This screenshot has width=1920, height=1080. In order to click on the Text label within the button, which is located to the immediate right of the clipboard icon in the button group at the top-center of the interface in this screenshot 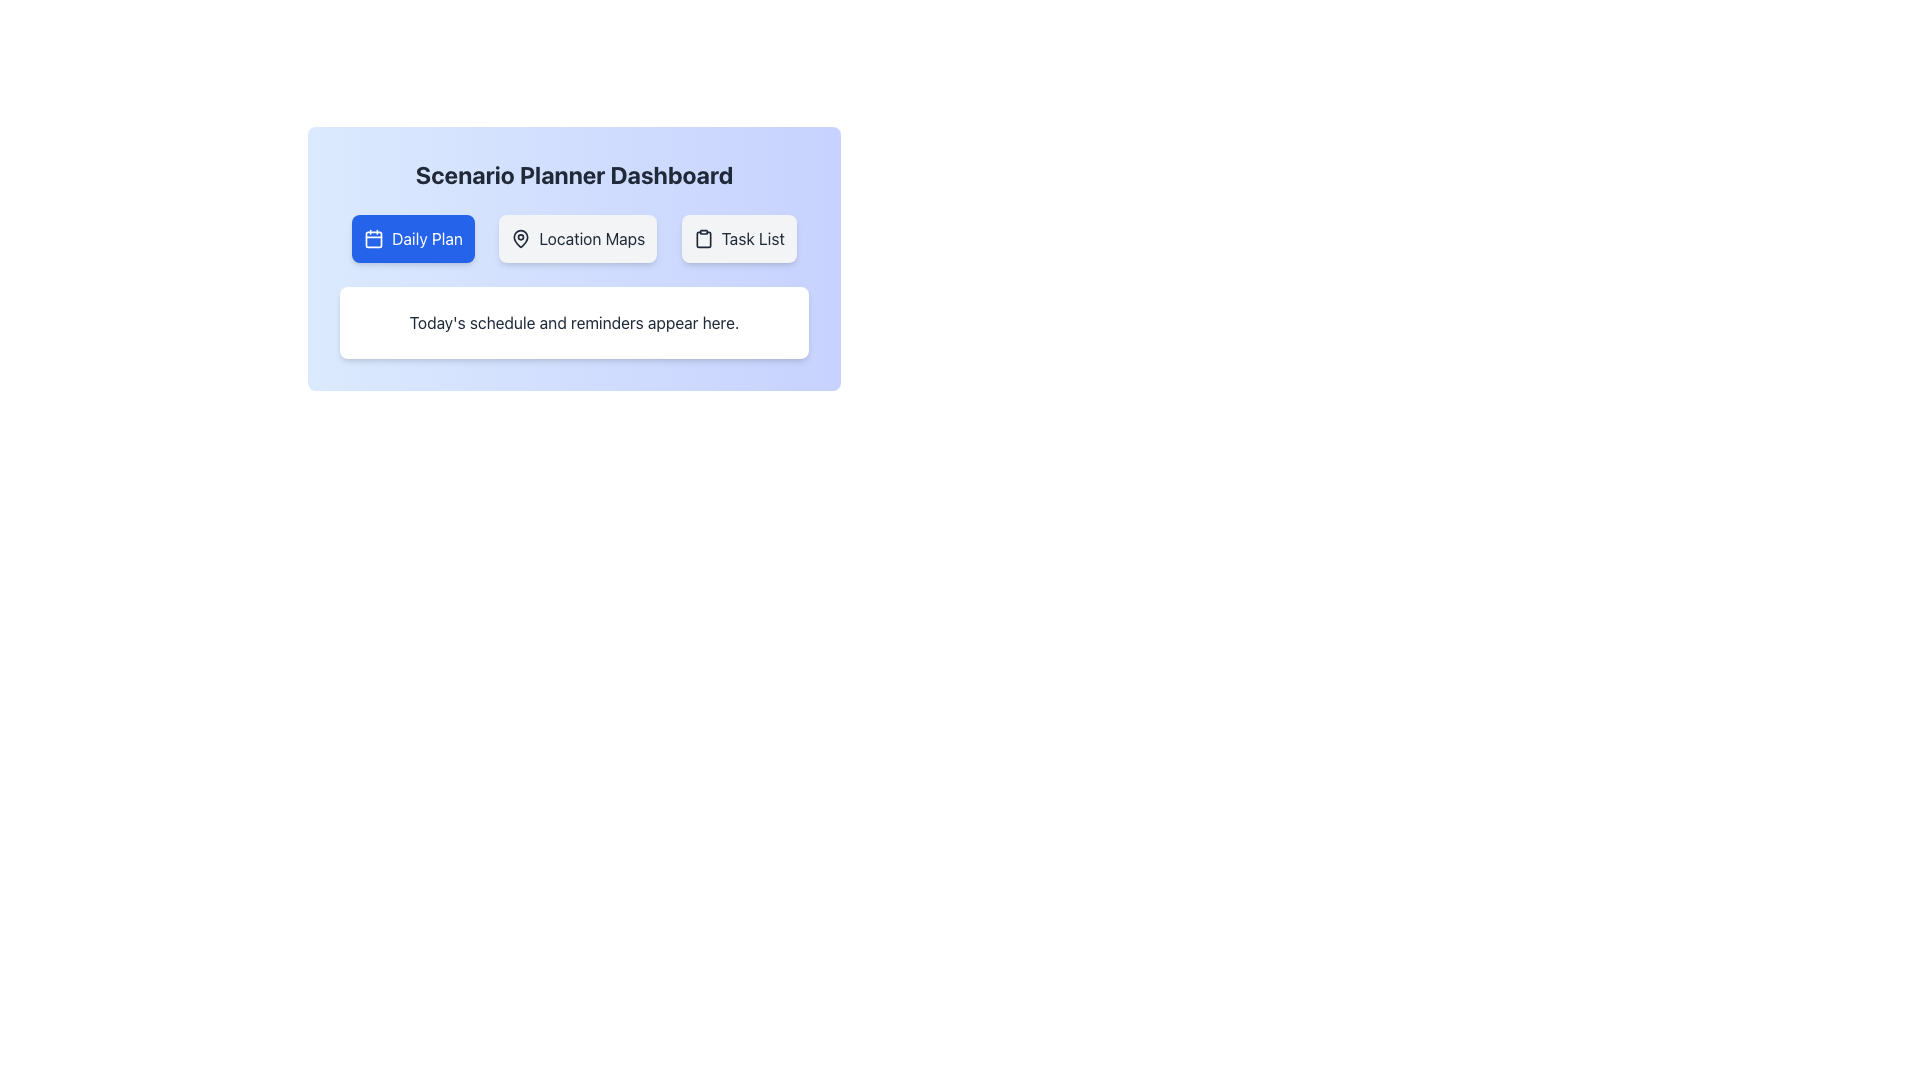, I will do `click(752, 238)`.